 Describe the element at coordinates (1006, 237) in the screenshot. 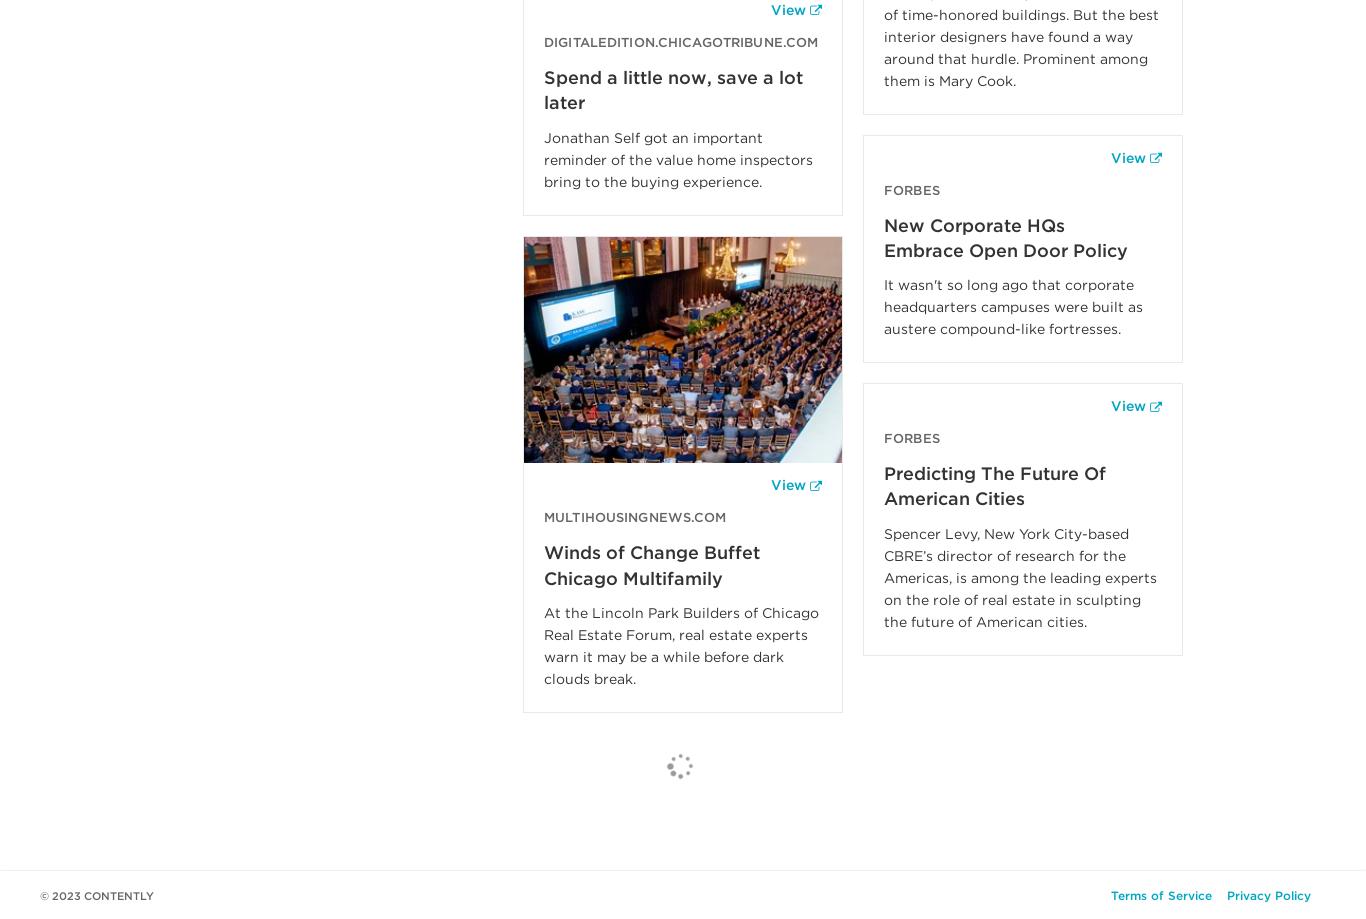

I see `'New Corporate HQs Embrace Open Door Policy'` at that location.